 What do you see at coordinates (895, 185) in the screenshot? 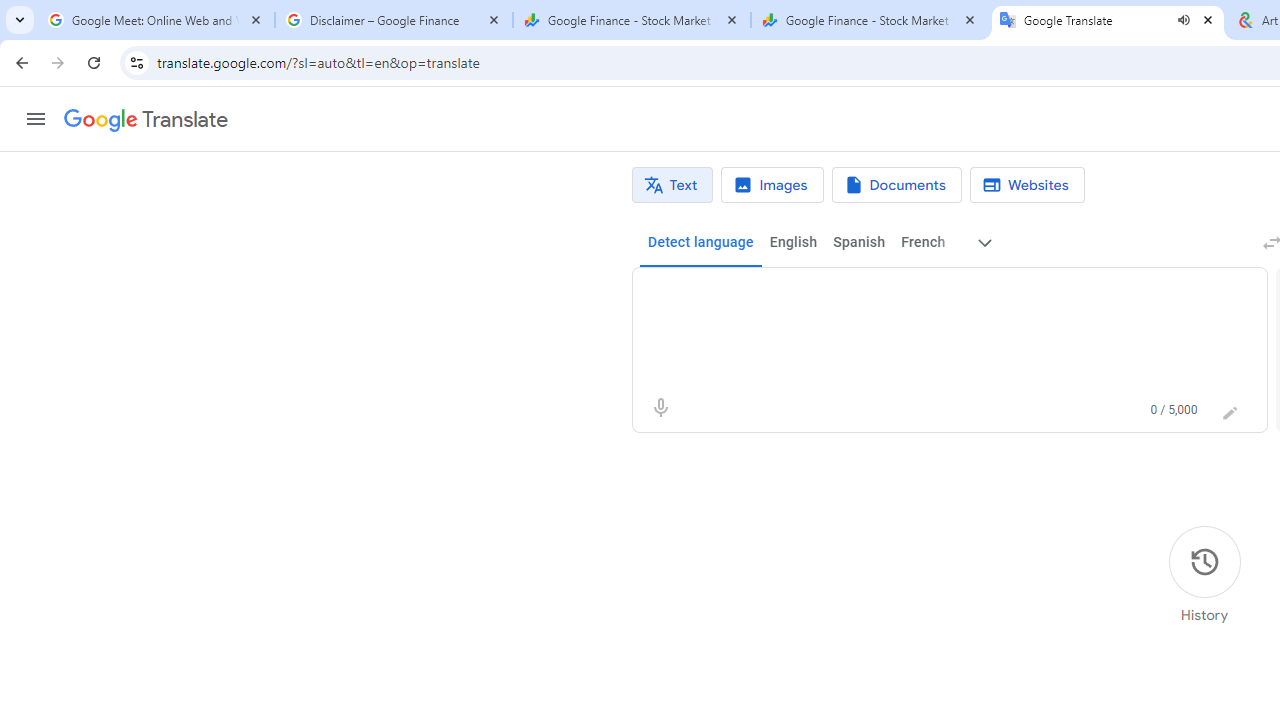
I see `'Document translation'` at bounding box center [895, 185].